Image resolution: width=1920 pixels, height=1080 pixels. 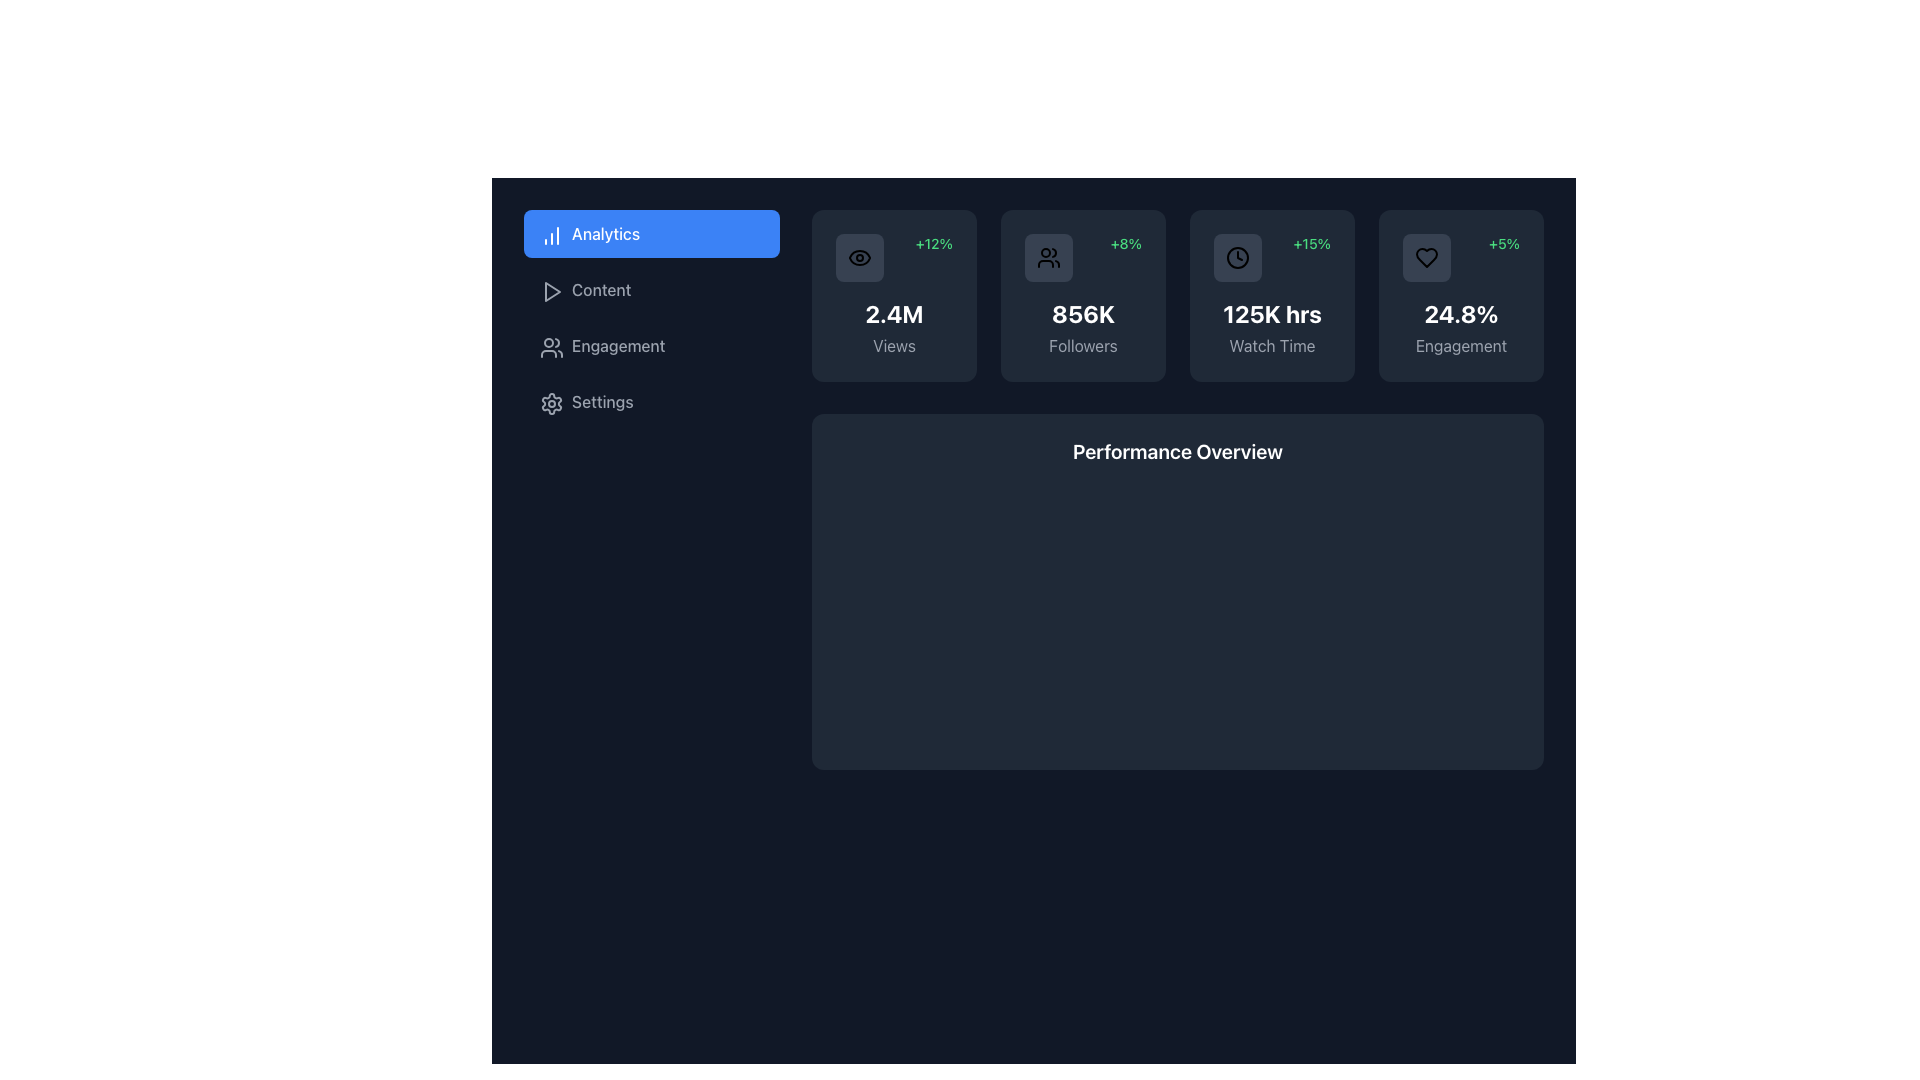 I want to click on the Text Display that shows the number of views (2.4 million) in the Analytics section, so click(x=893, y=313).